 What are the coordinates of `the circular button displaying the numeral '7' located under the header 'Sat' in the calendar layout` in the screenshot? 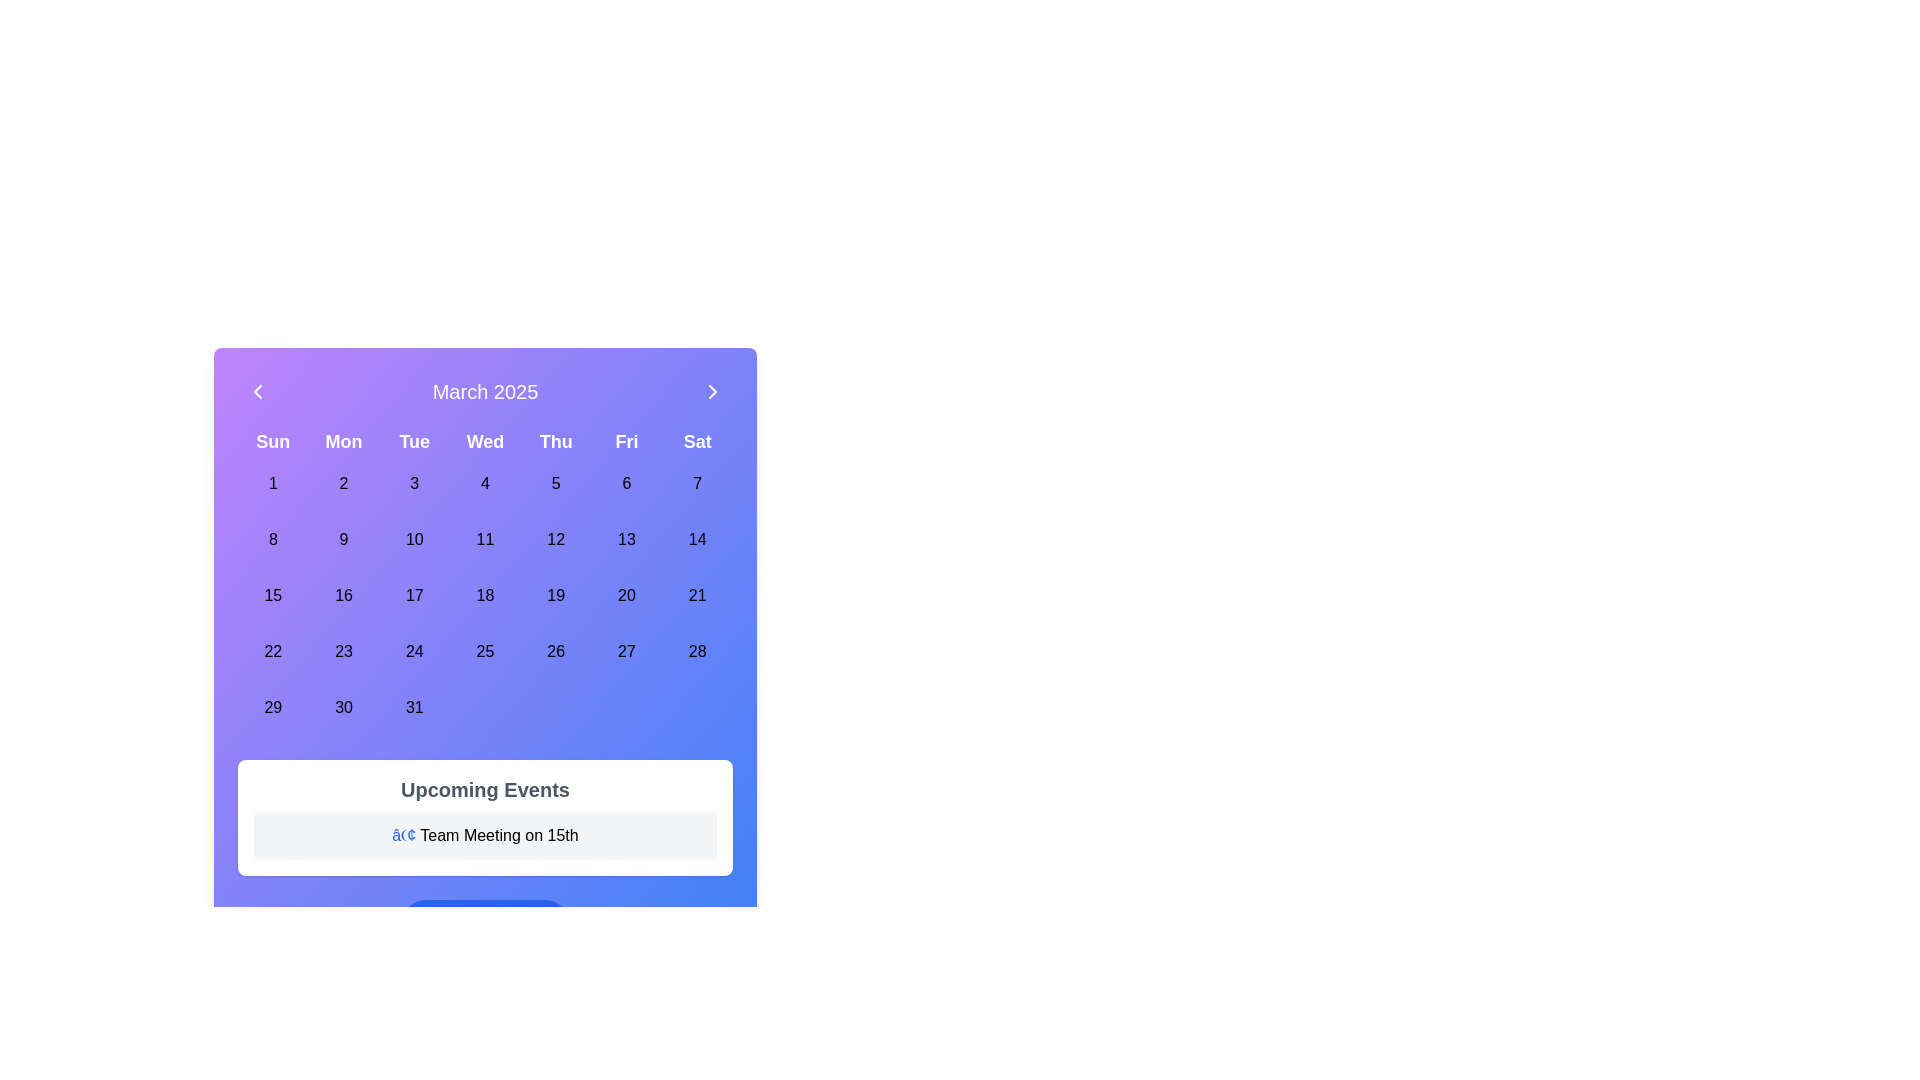 It's located at (697, 483).